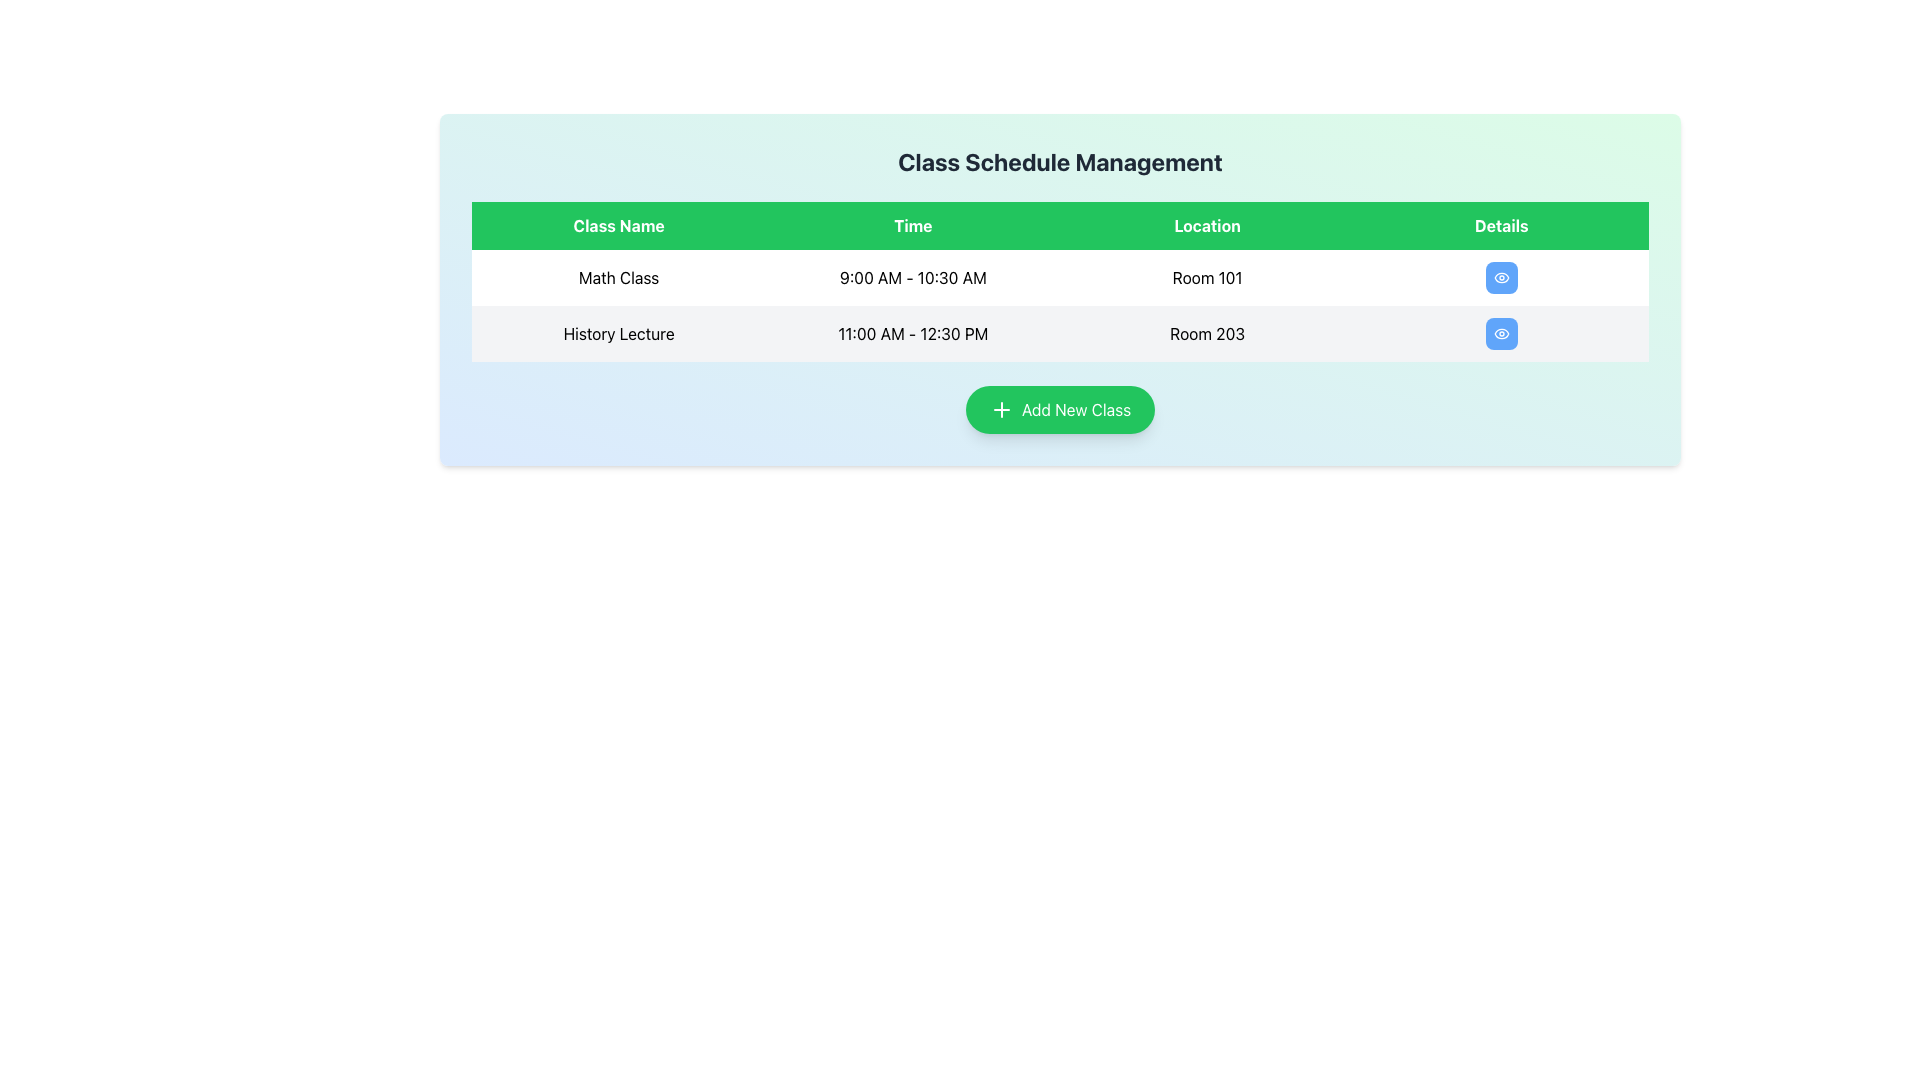 The width and height of the screenshot is (1920, 1080). I want to click on the green rounded rectangle button labeled 'Add New Class' featuring a plus icon, so click(1001, 408).